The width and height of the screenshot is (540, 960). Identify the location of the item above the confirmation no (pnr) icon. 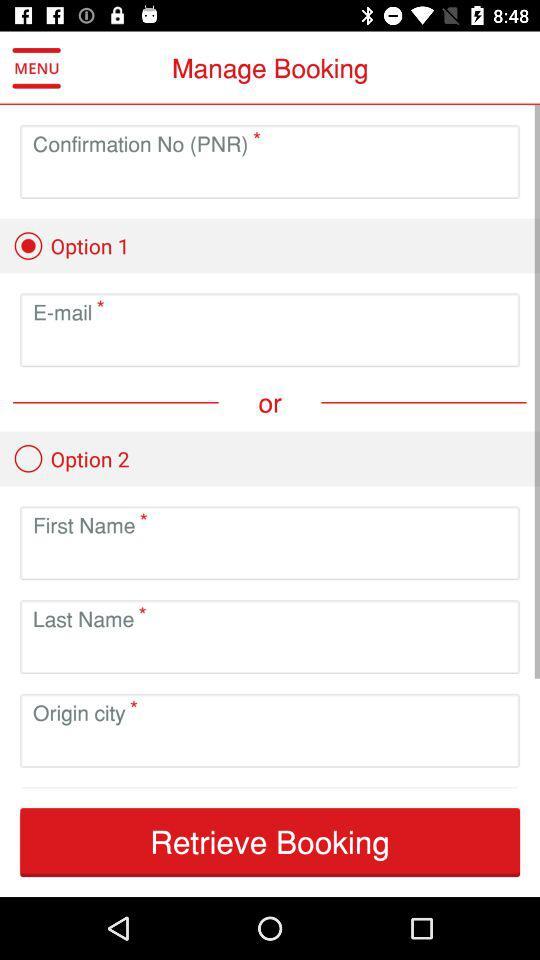
(36, 68).